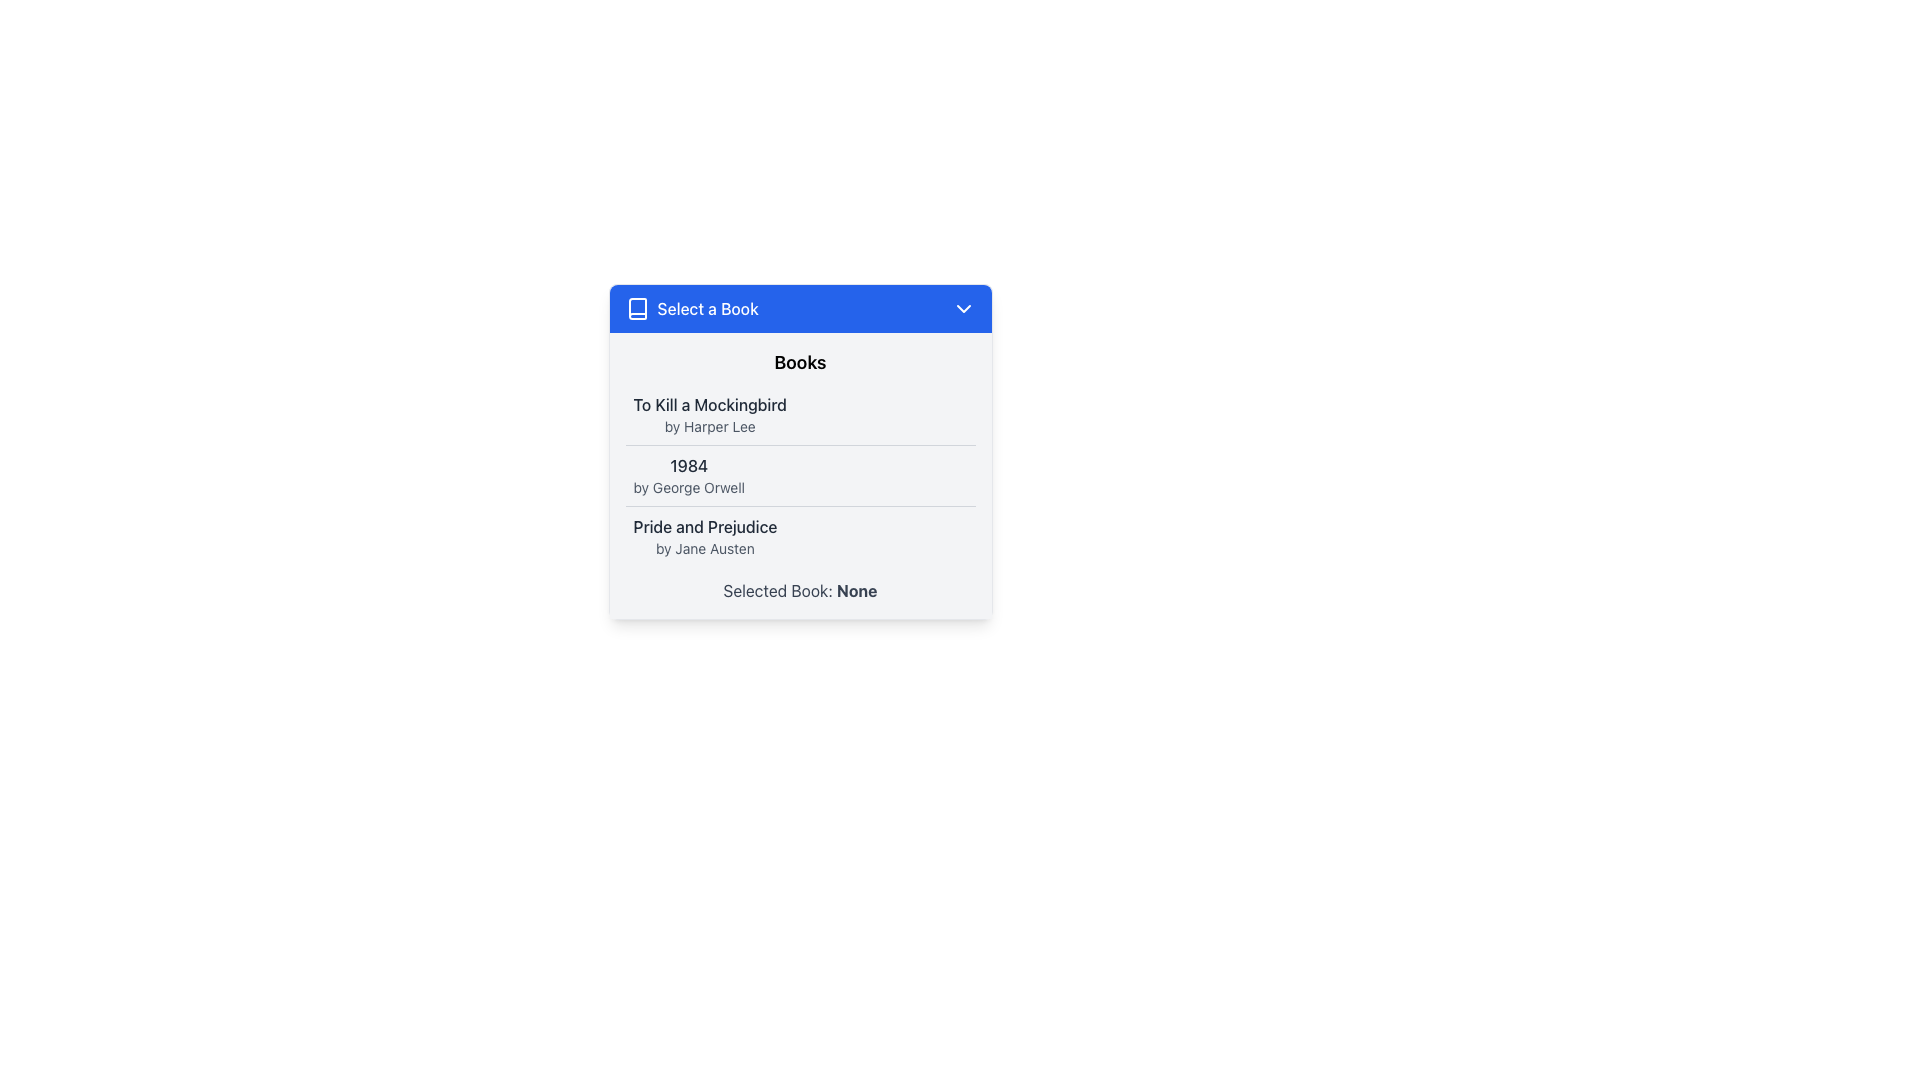  What do you see at coordinates (636, 308) in the screenshot?
I see `the book category icon located in the blue header section to the left of the 'Select a Book' text` at bounding box center [636, 308].